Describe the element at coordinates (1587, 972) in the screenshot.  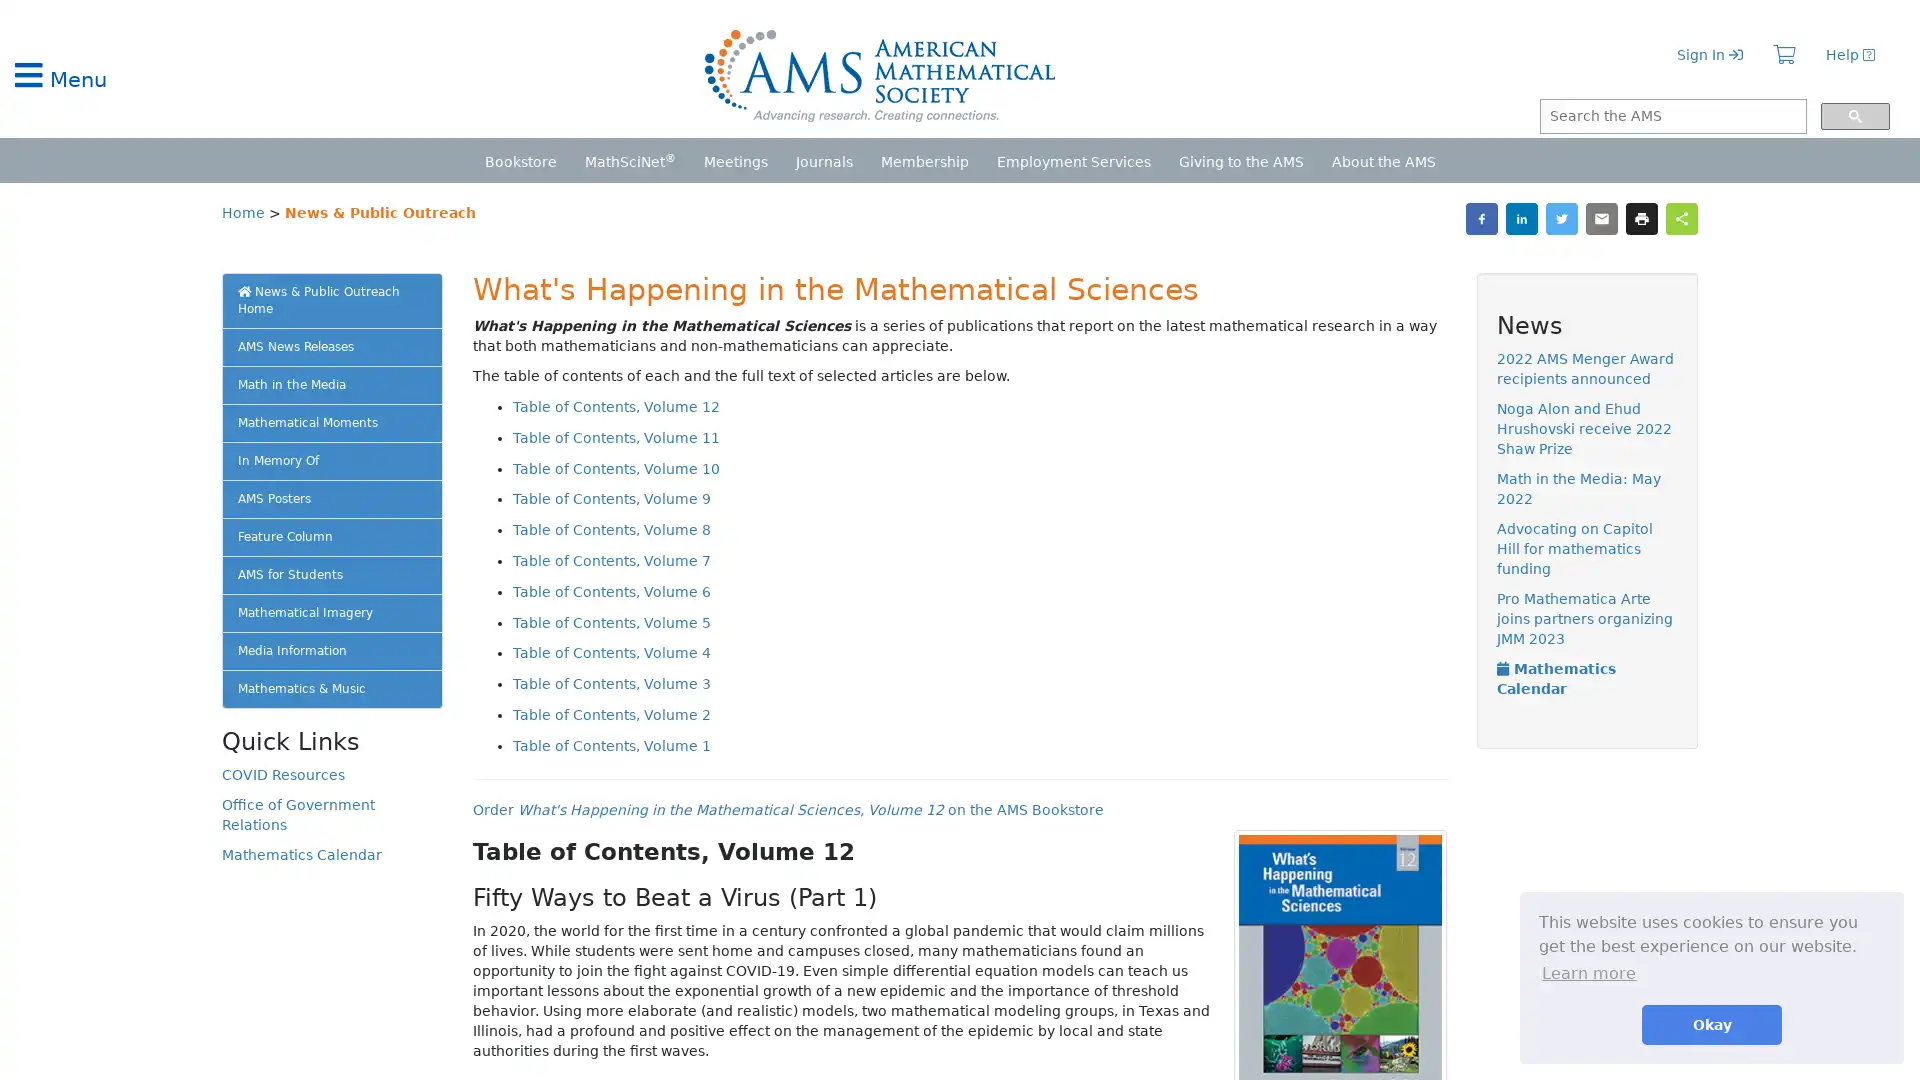
I see `learn more about cookies` at that location.